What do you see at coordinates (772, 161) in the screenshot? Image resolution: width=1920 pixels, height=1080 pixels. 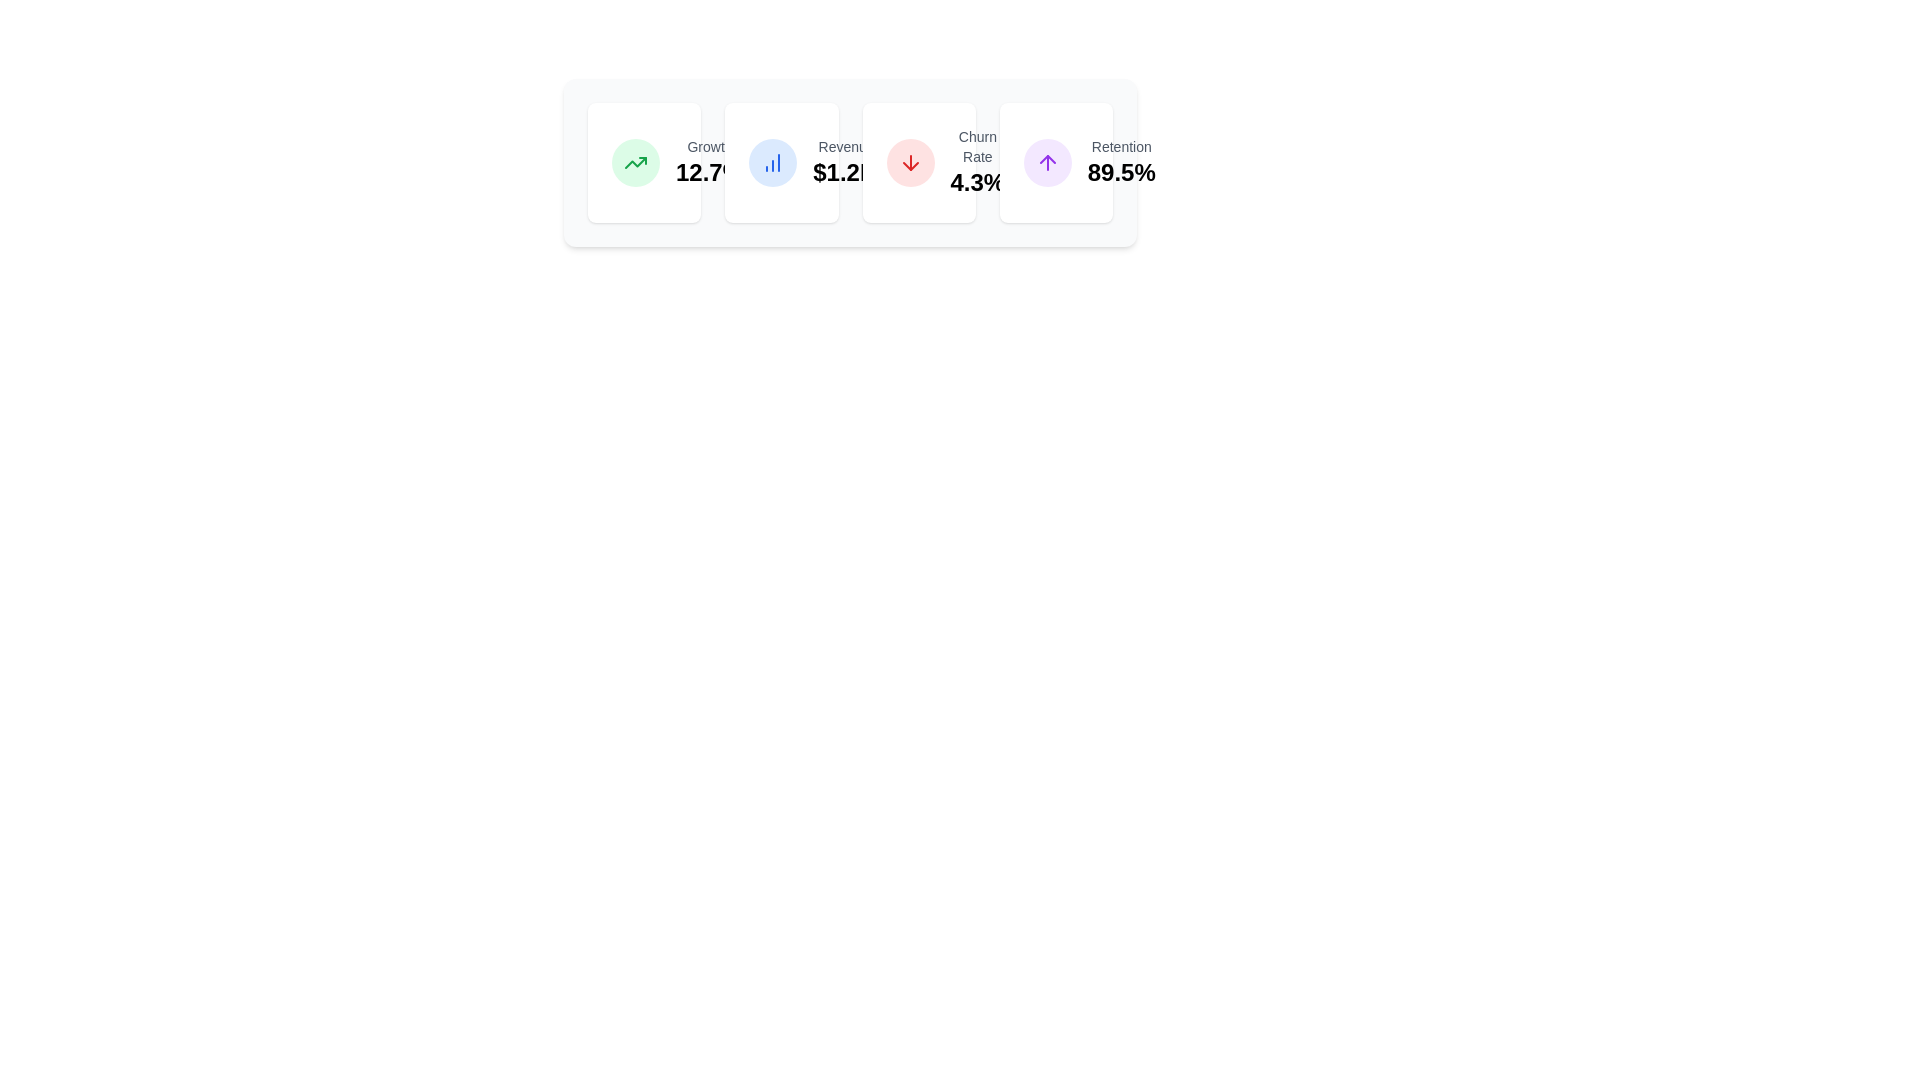 I see `the circular revenue icon located to the left of the text '$1.2M' in the second card from the left` at bounding box center [772, 161].